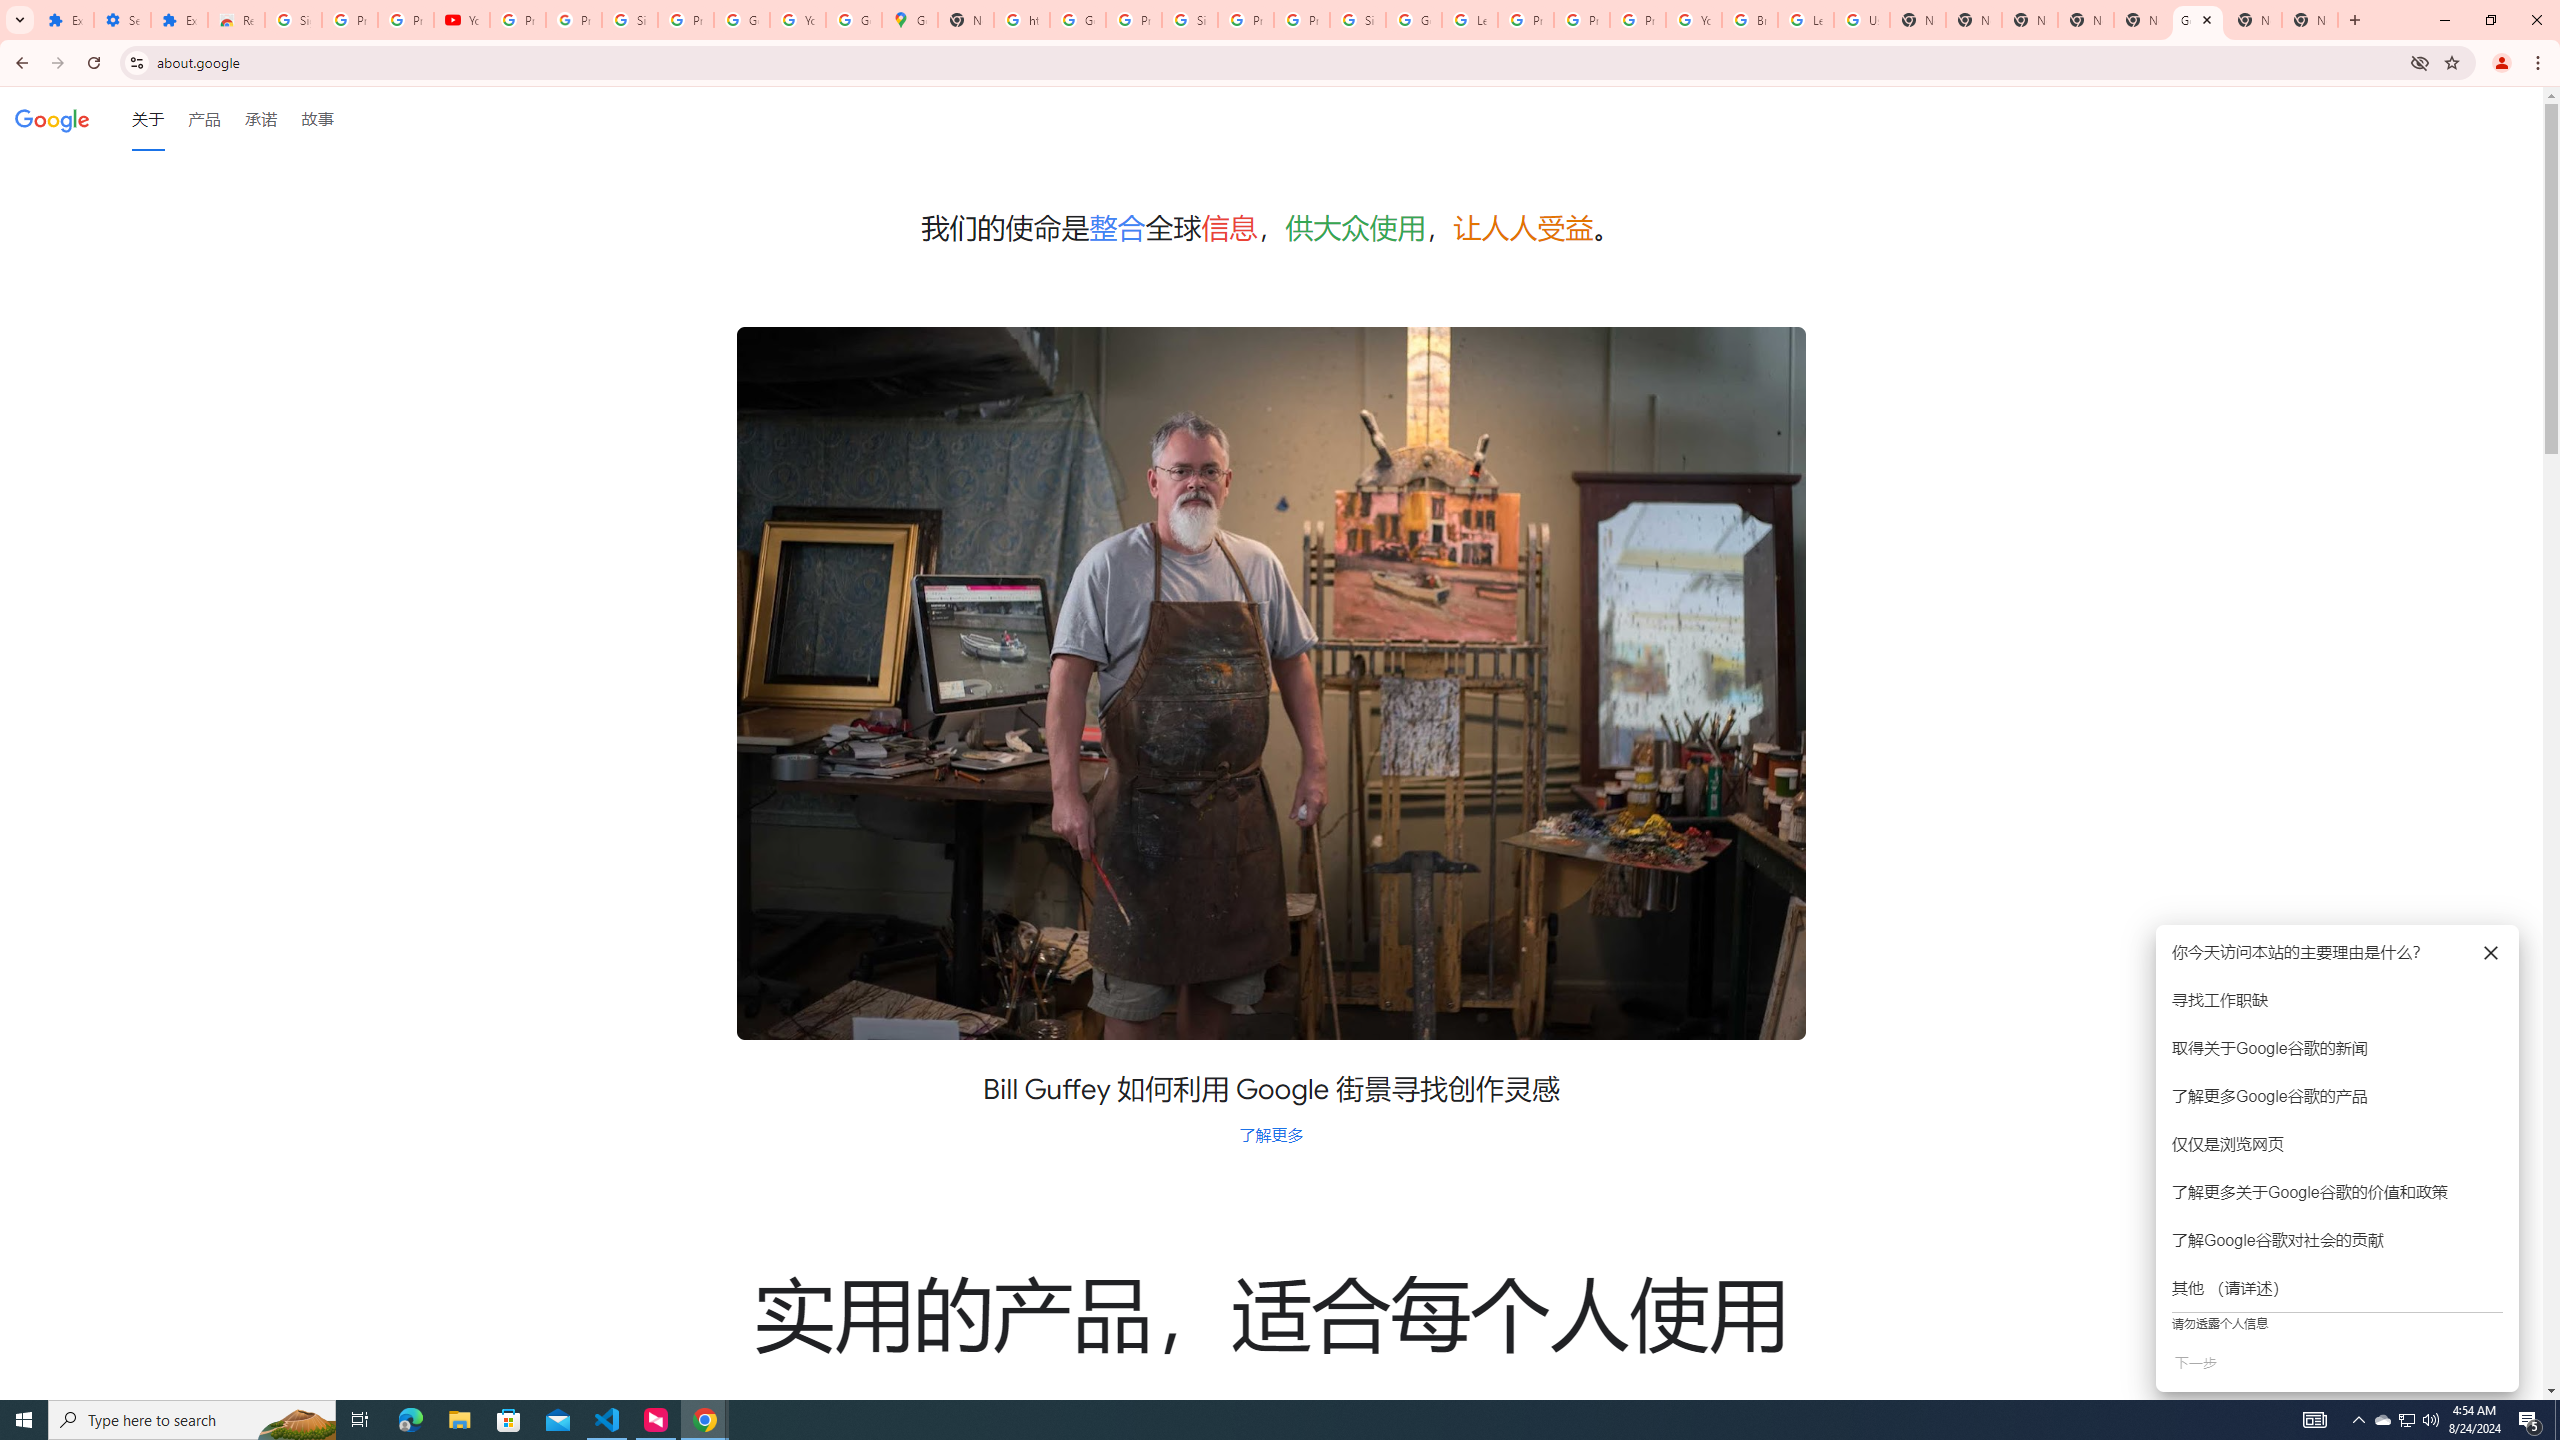 The width and height of the screenshot is (2560, 1440). Describe the element at coordinates (1189, 19) in the screenshot. I see `'Sign in - Google Accounts'` at that location.